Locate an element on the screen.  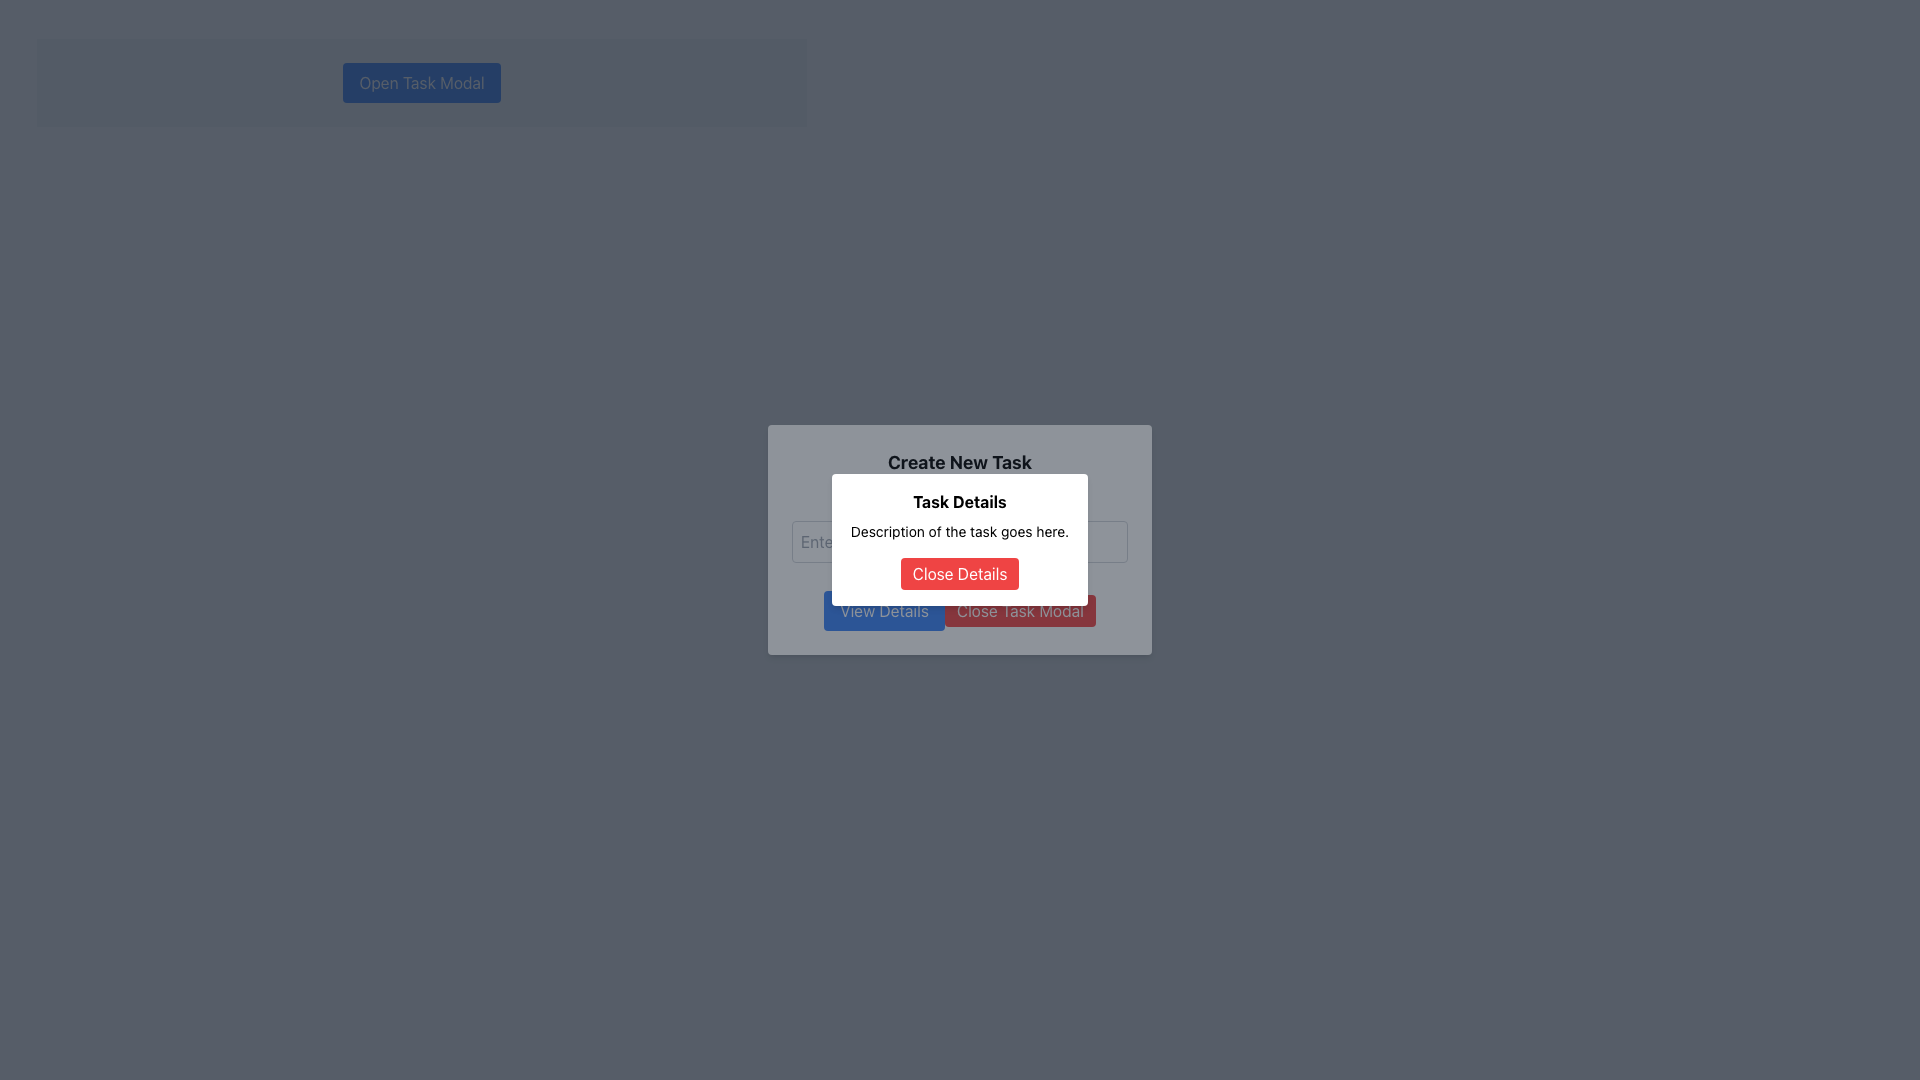
the red 'Close Task Modal' button with white text located at the bottom-right of the modal dialog is located at coordinates (1020, 609).